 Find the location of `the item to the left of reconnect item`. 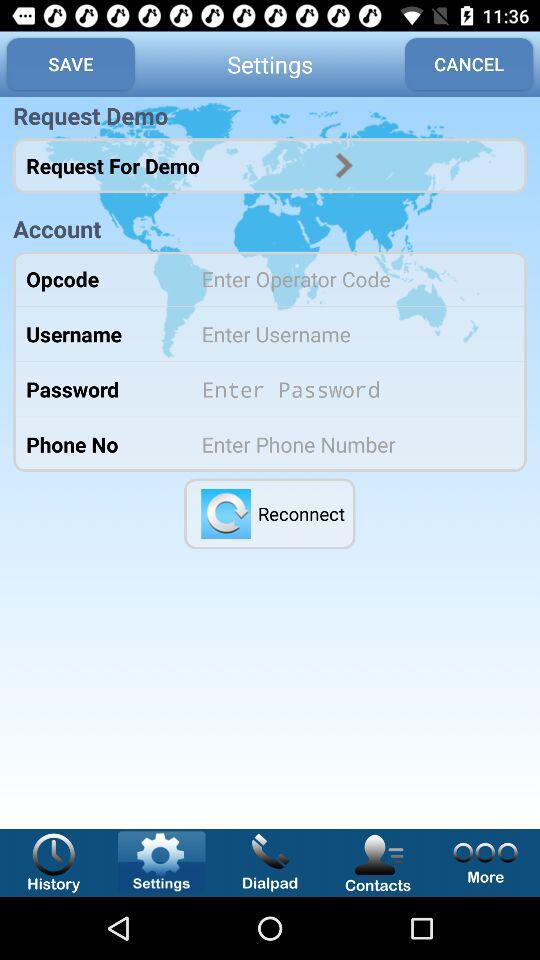

the item to the left of reconnect item is located at coordinates (225, 512).